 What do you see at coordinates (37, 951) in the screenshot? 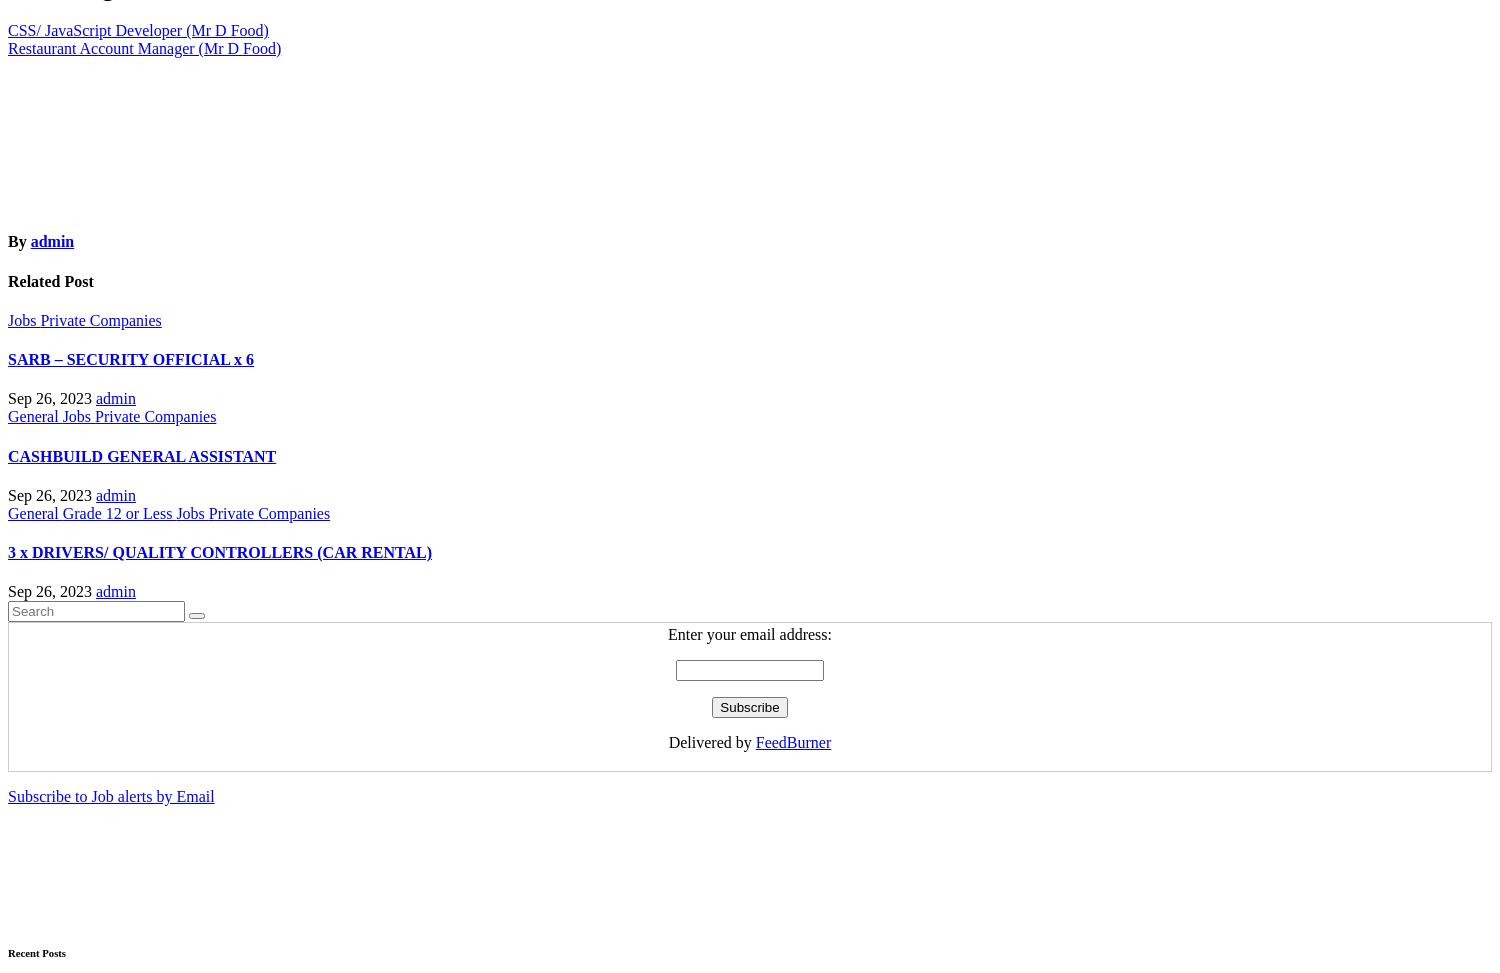
I see `'Recent Posts'` at bounding box center [37, 951].